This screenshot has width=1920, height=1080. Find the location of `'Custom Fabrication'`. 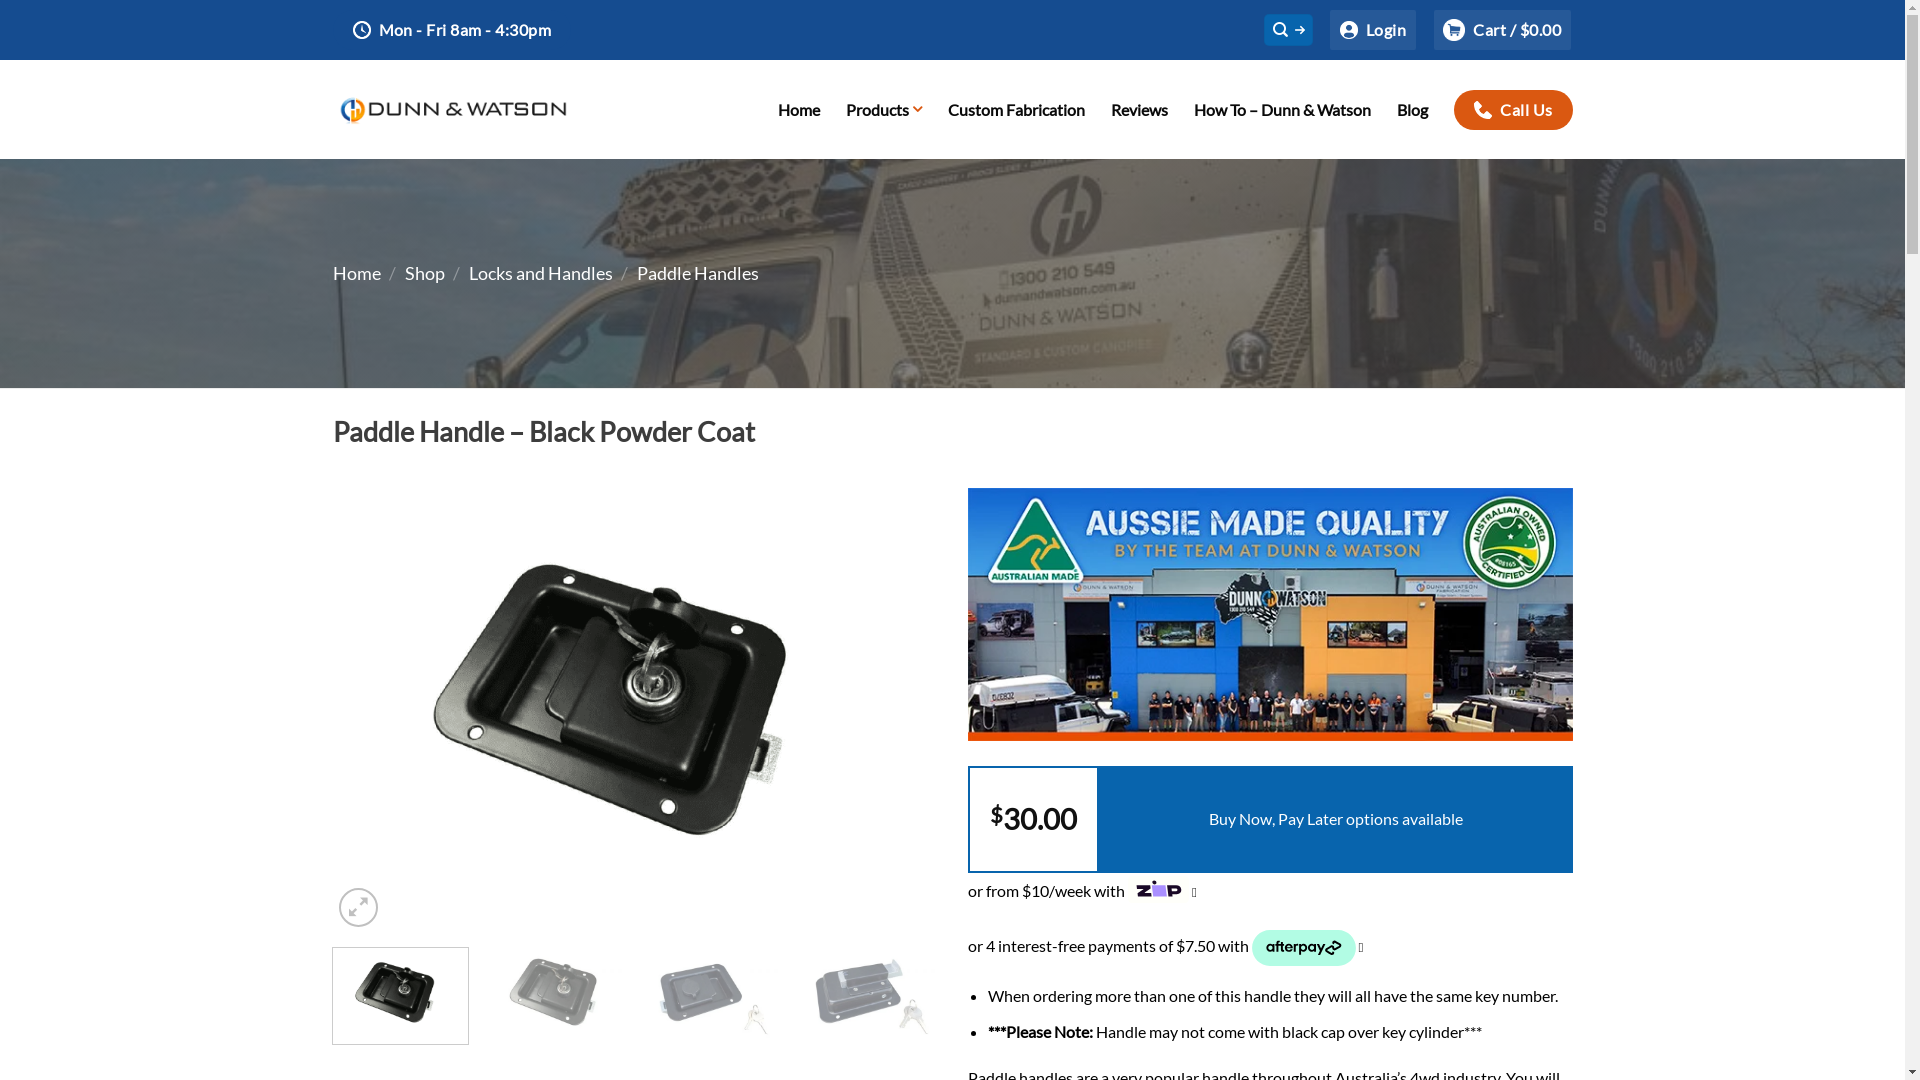

'Custom Fabrication' is located at coordinates (1016, 110).